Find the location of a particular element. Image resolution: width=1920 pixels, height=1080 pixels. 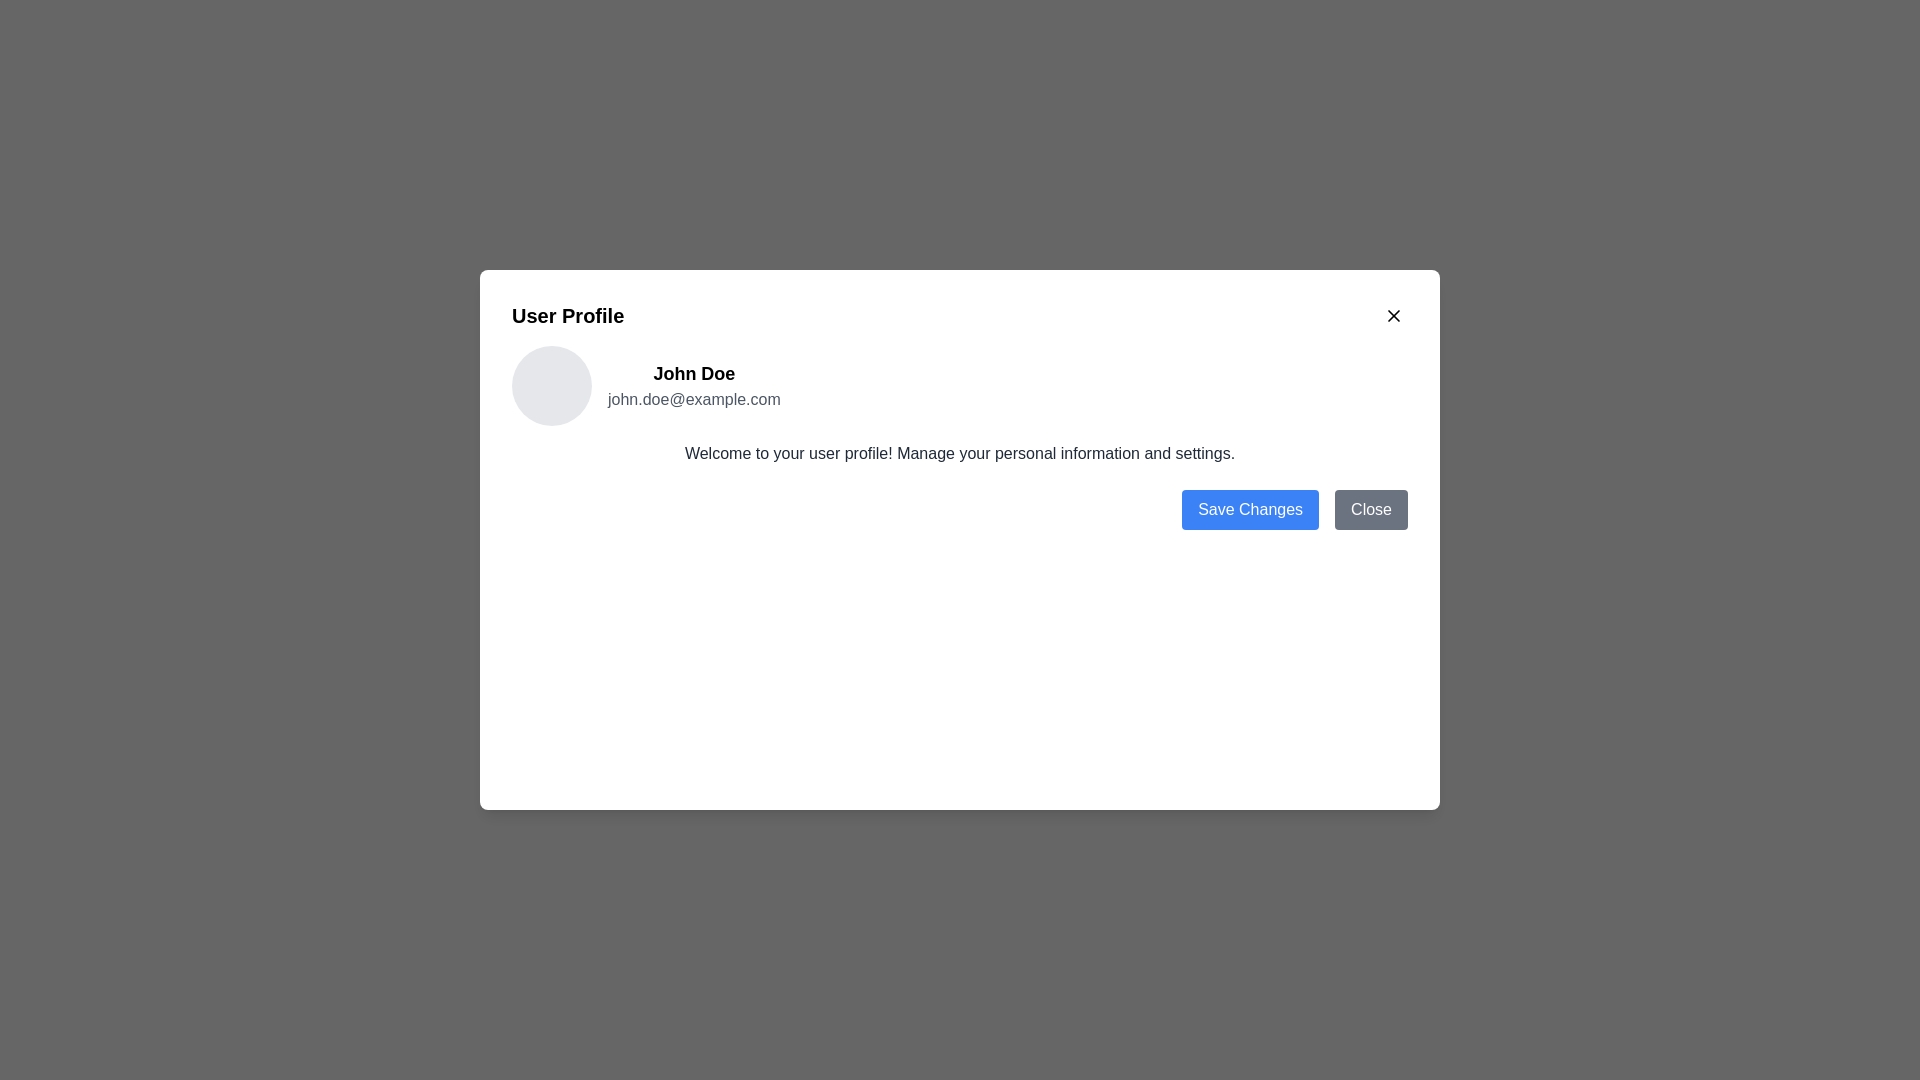

the 'Close' button, which is a rectangular button with white text on a grey background, located in the bottom-right section of the modal dialog is located at coordinates (1370, 508).